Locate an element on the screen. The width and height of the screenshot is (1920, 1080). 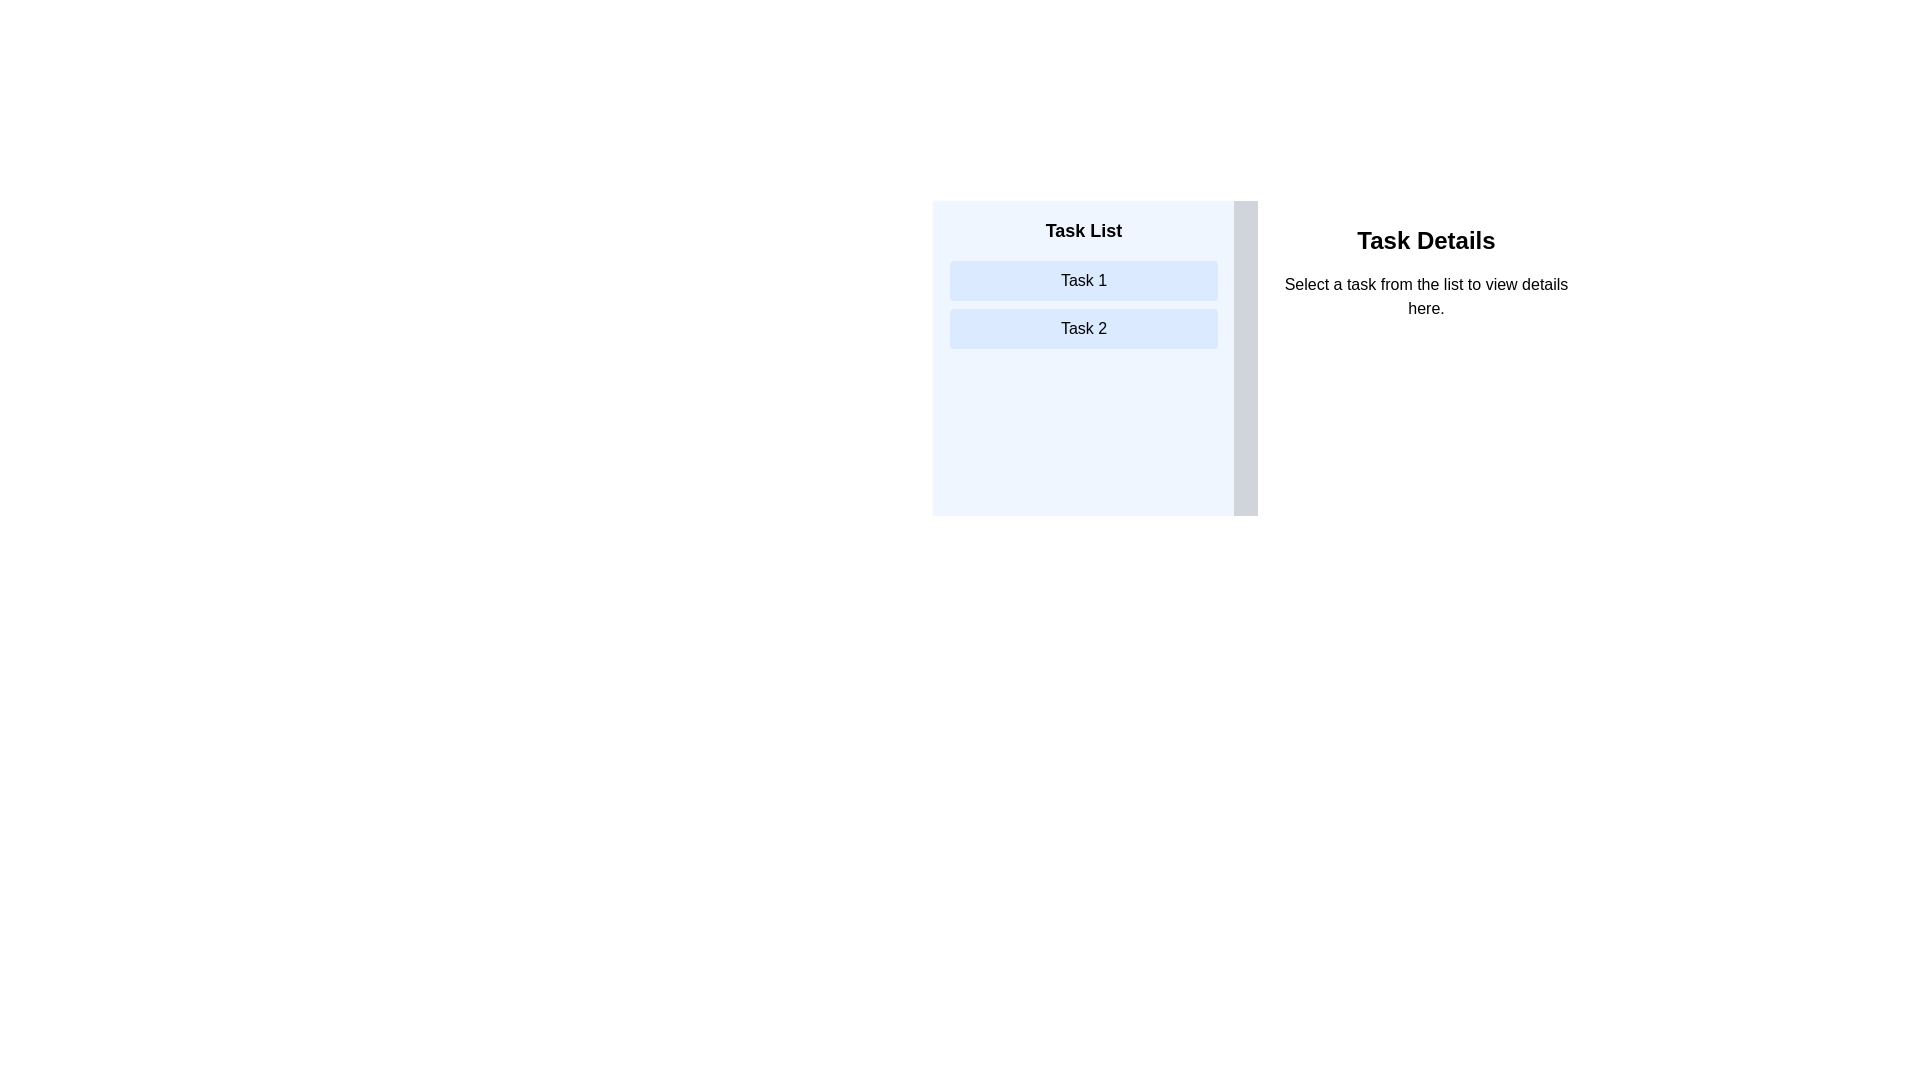
the 'Task 2' button within the 'Task List' section is located at coordinates (1083, 327).